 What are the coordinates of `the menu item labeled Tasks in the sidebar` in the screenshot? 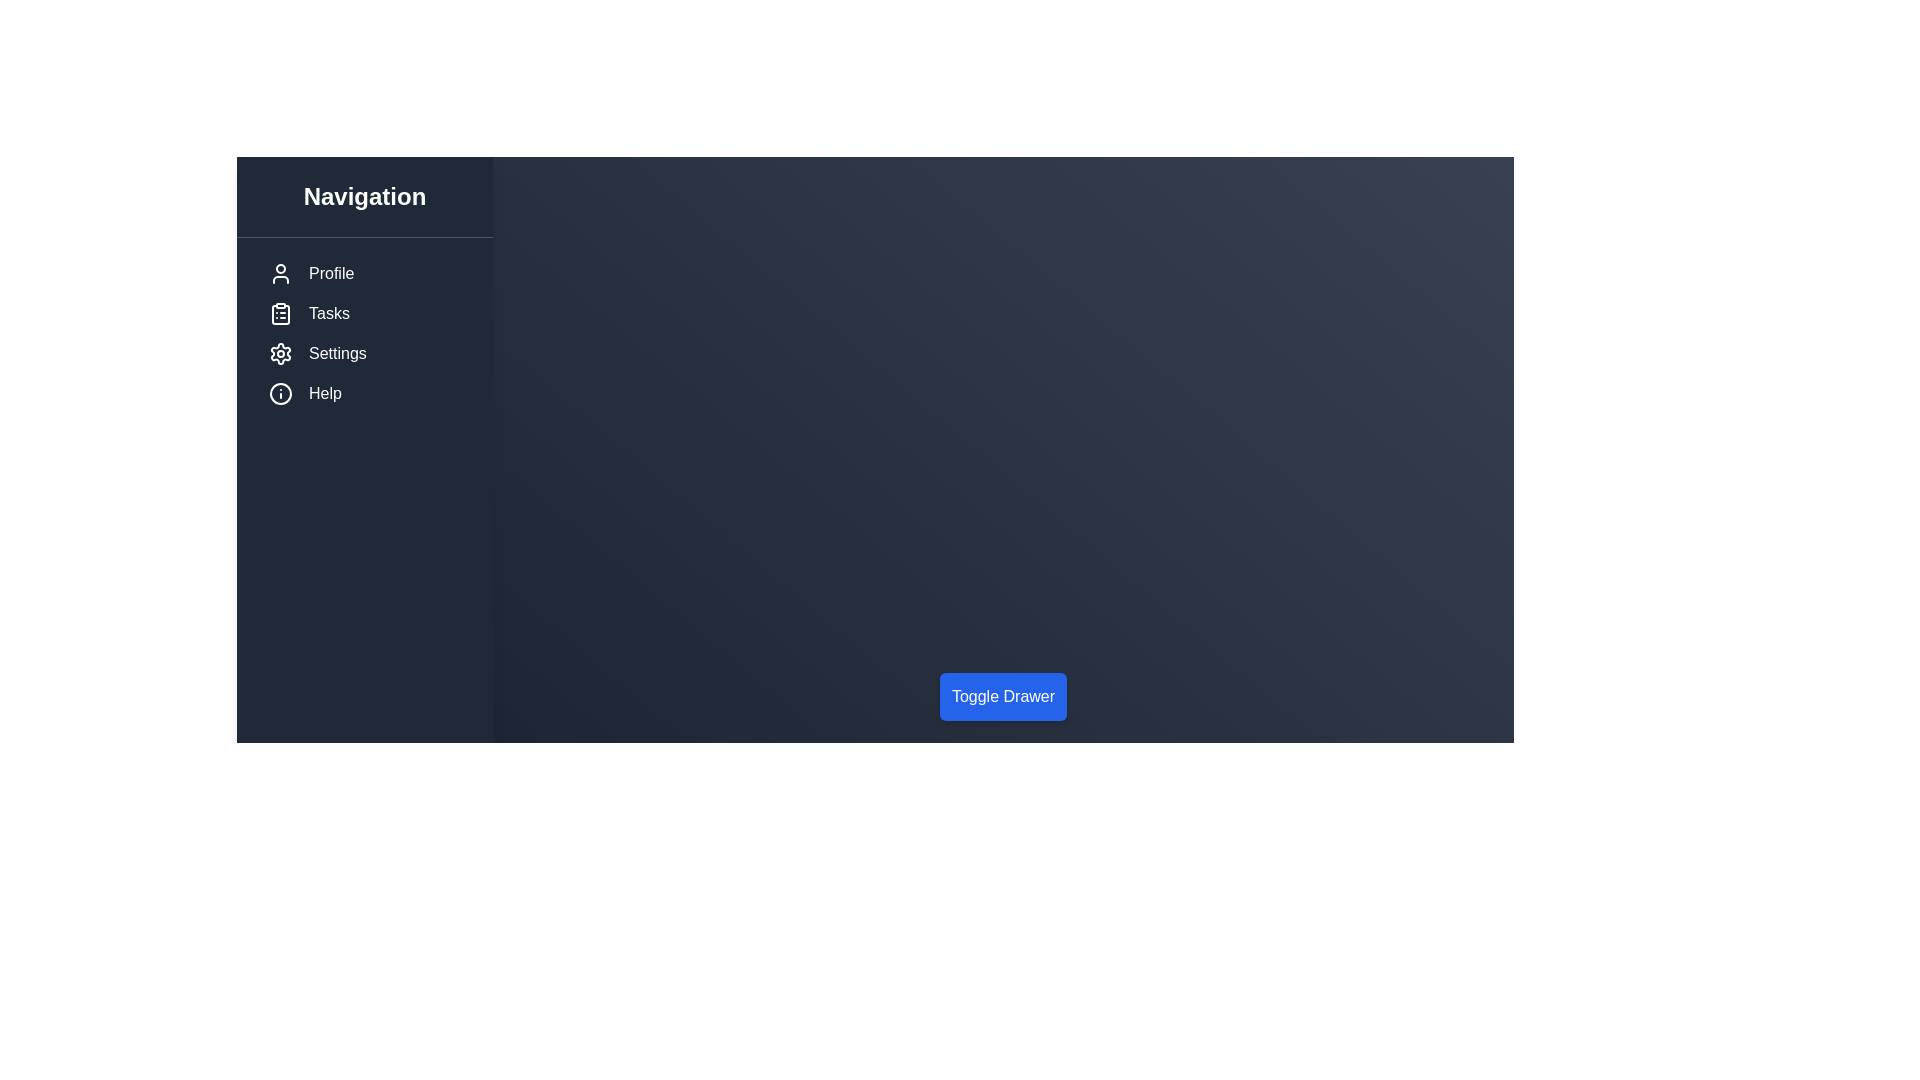 It's located at (364, 313).